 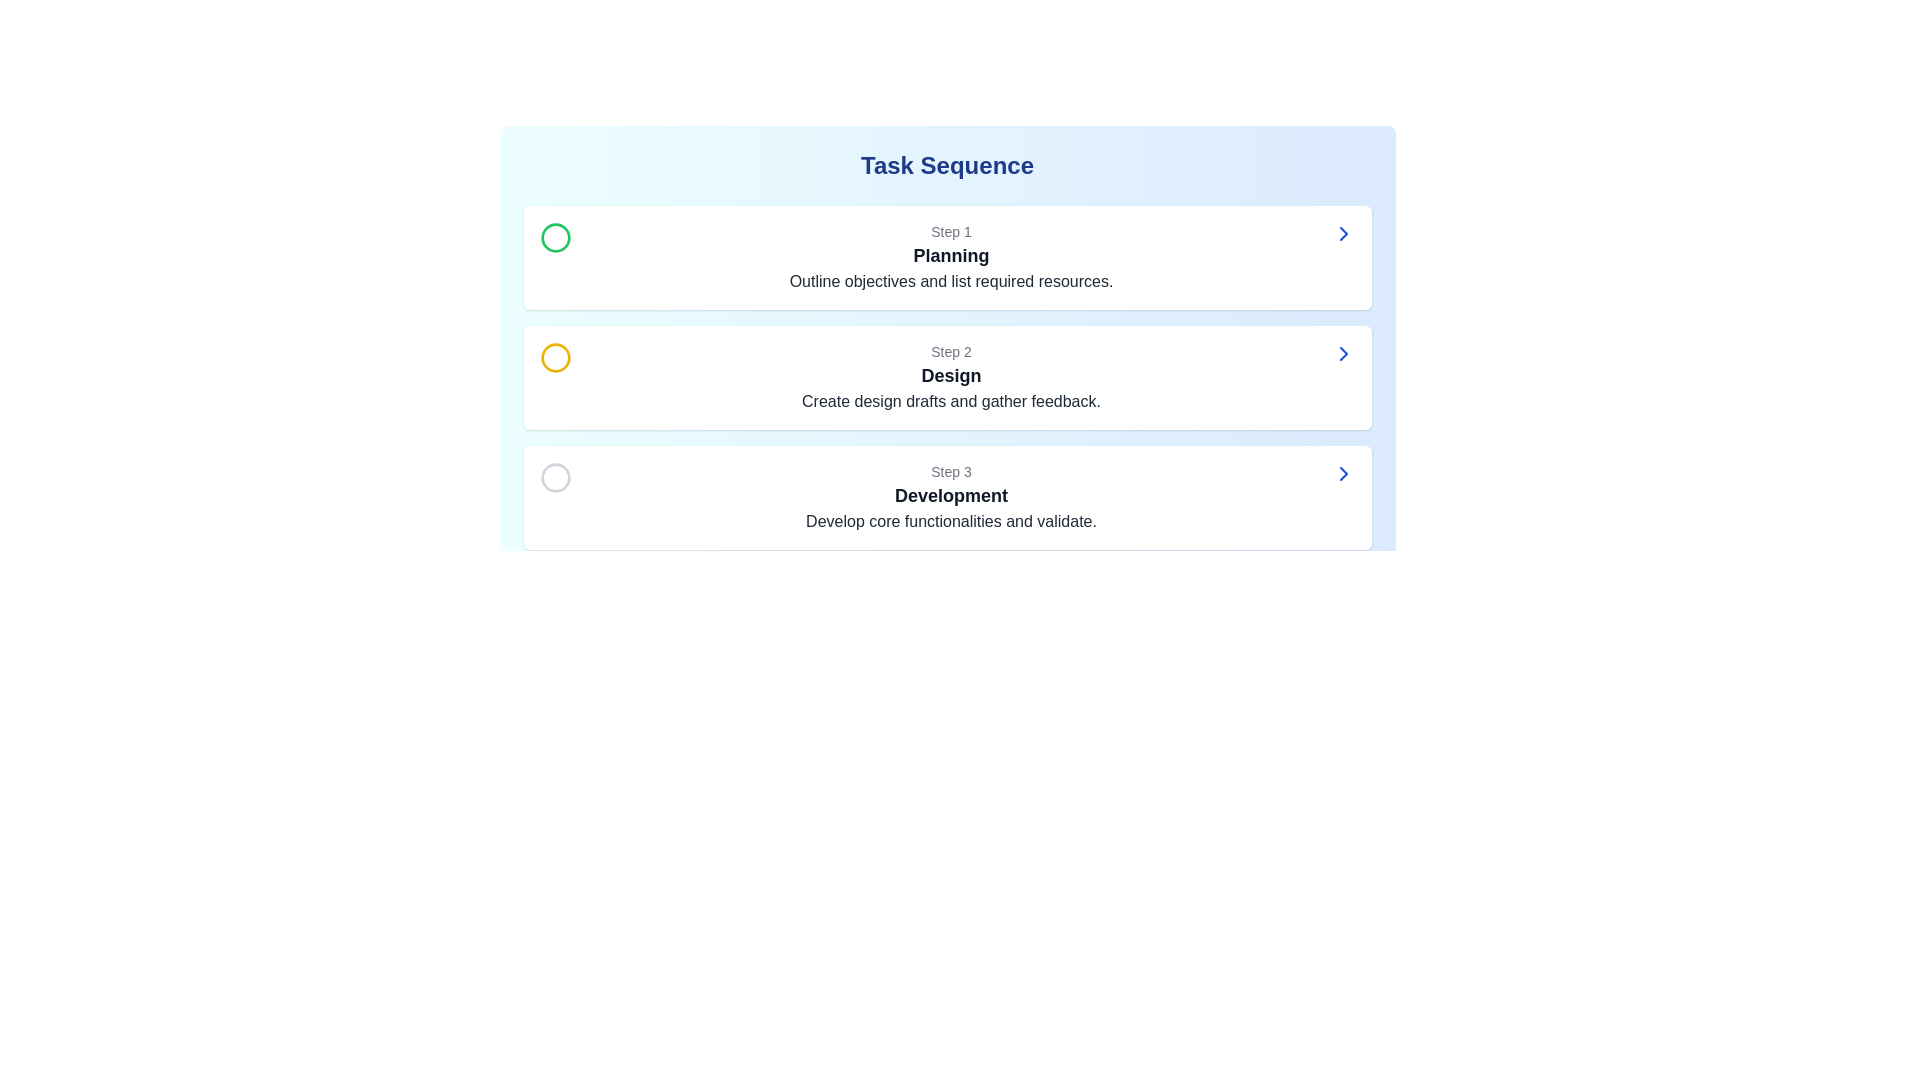 I want to click on the downward chevron arrow icon in blue located at the far right of the 'Step 2' card, so click(x=1343, y=353).